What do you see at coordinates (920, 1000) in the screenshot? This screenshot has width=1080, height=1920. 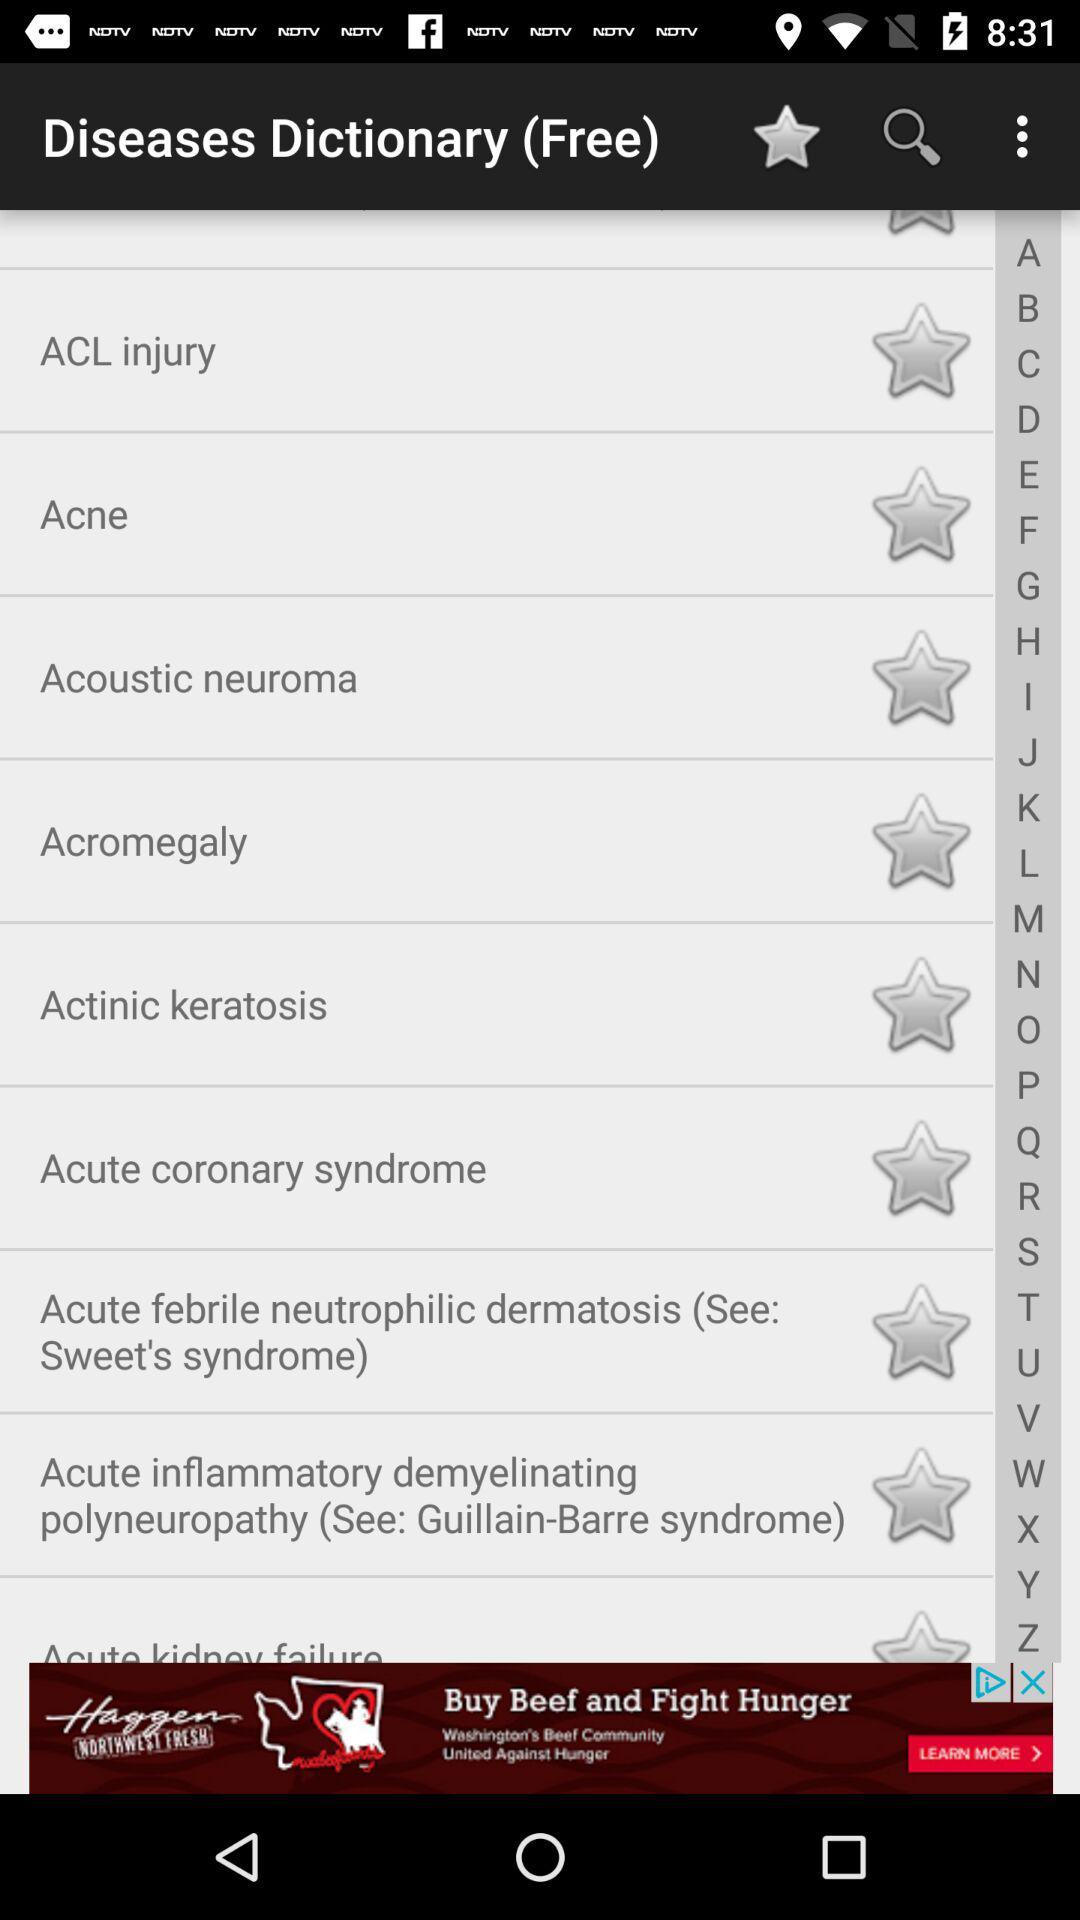 I see `star` at bounding box center [920, 1000].